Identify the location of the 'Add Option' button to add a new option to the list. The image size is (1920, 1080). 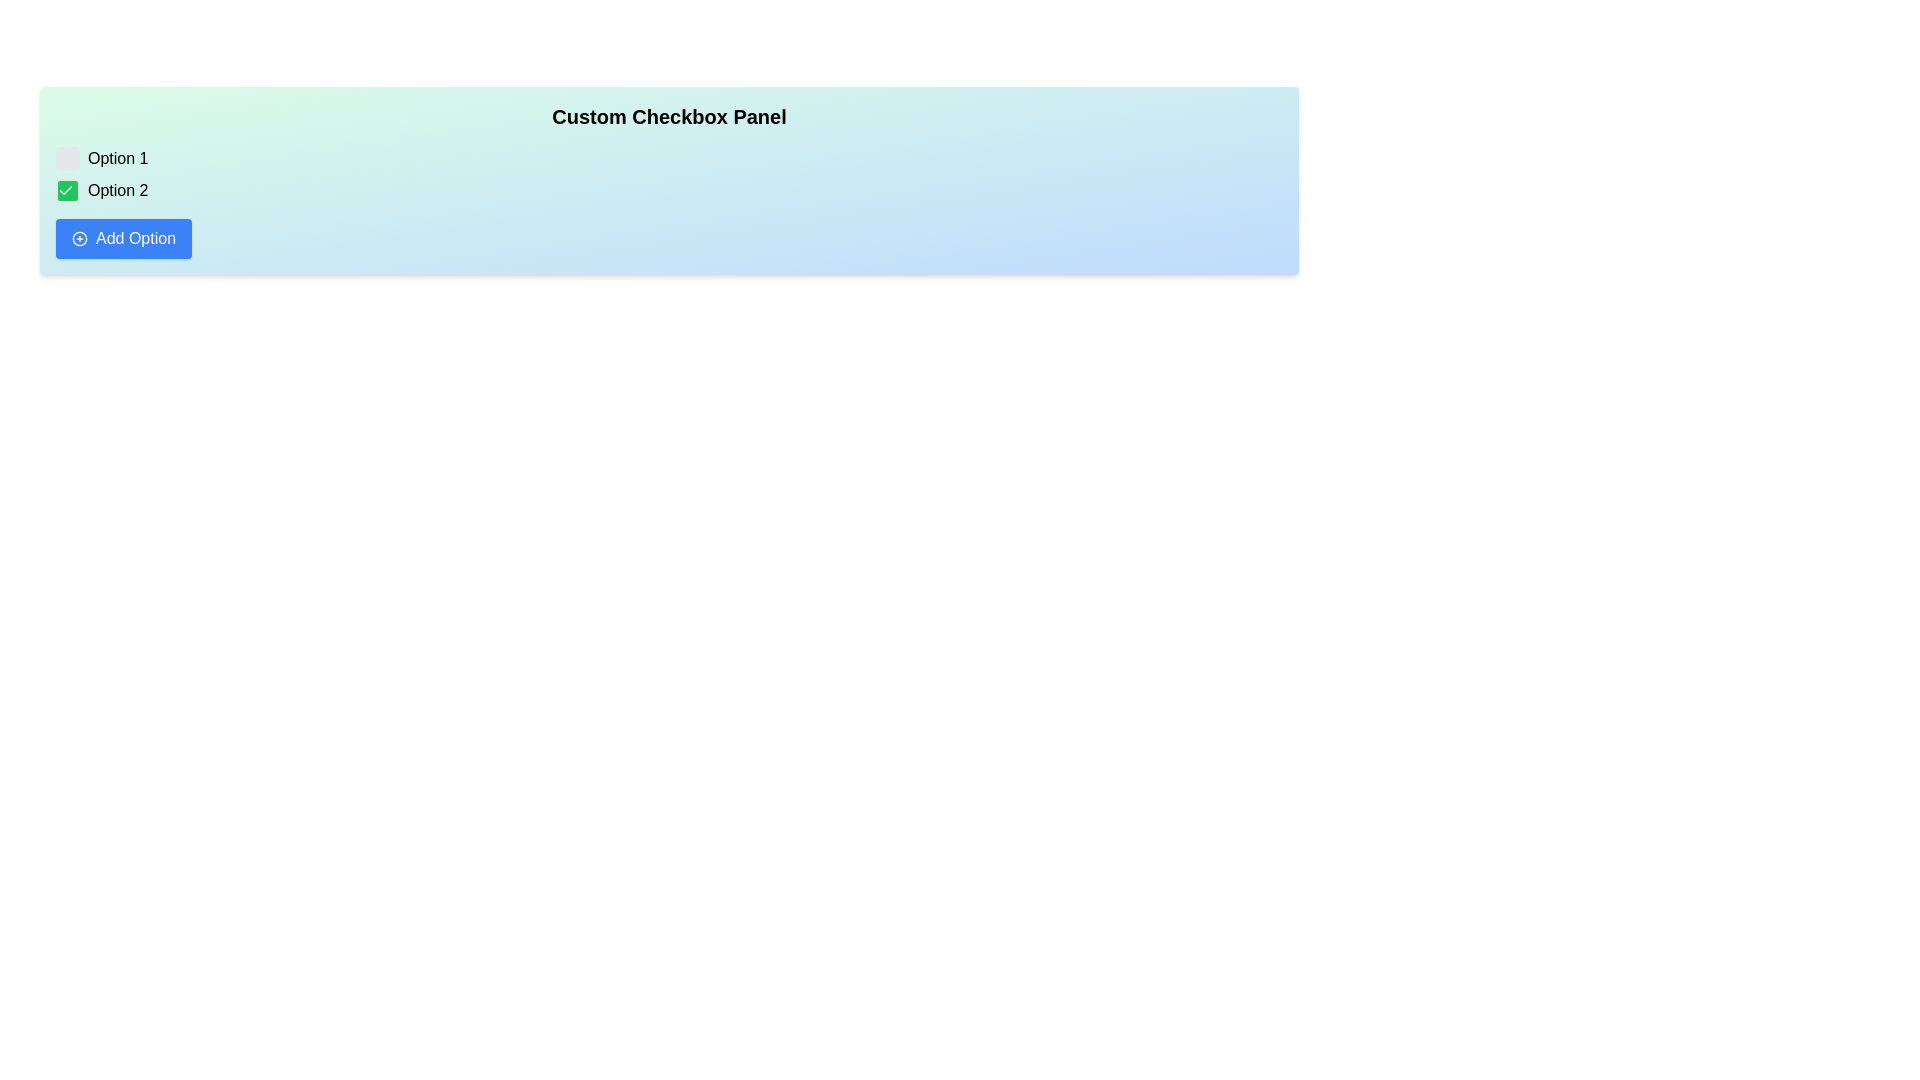
(123, 238).